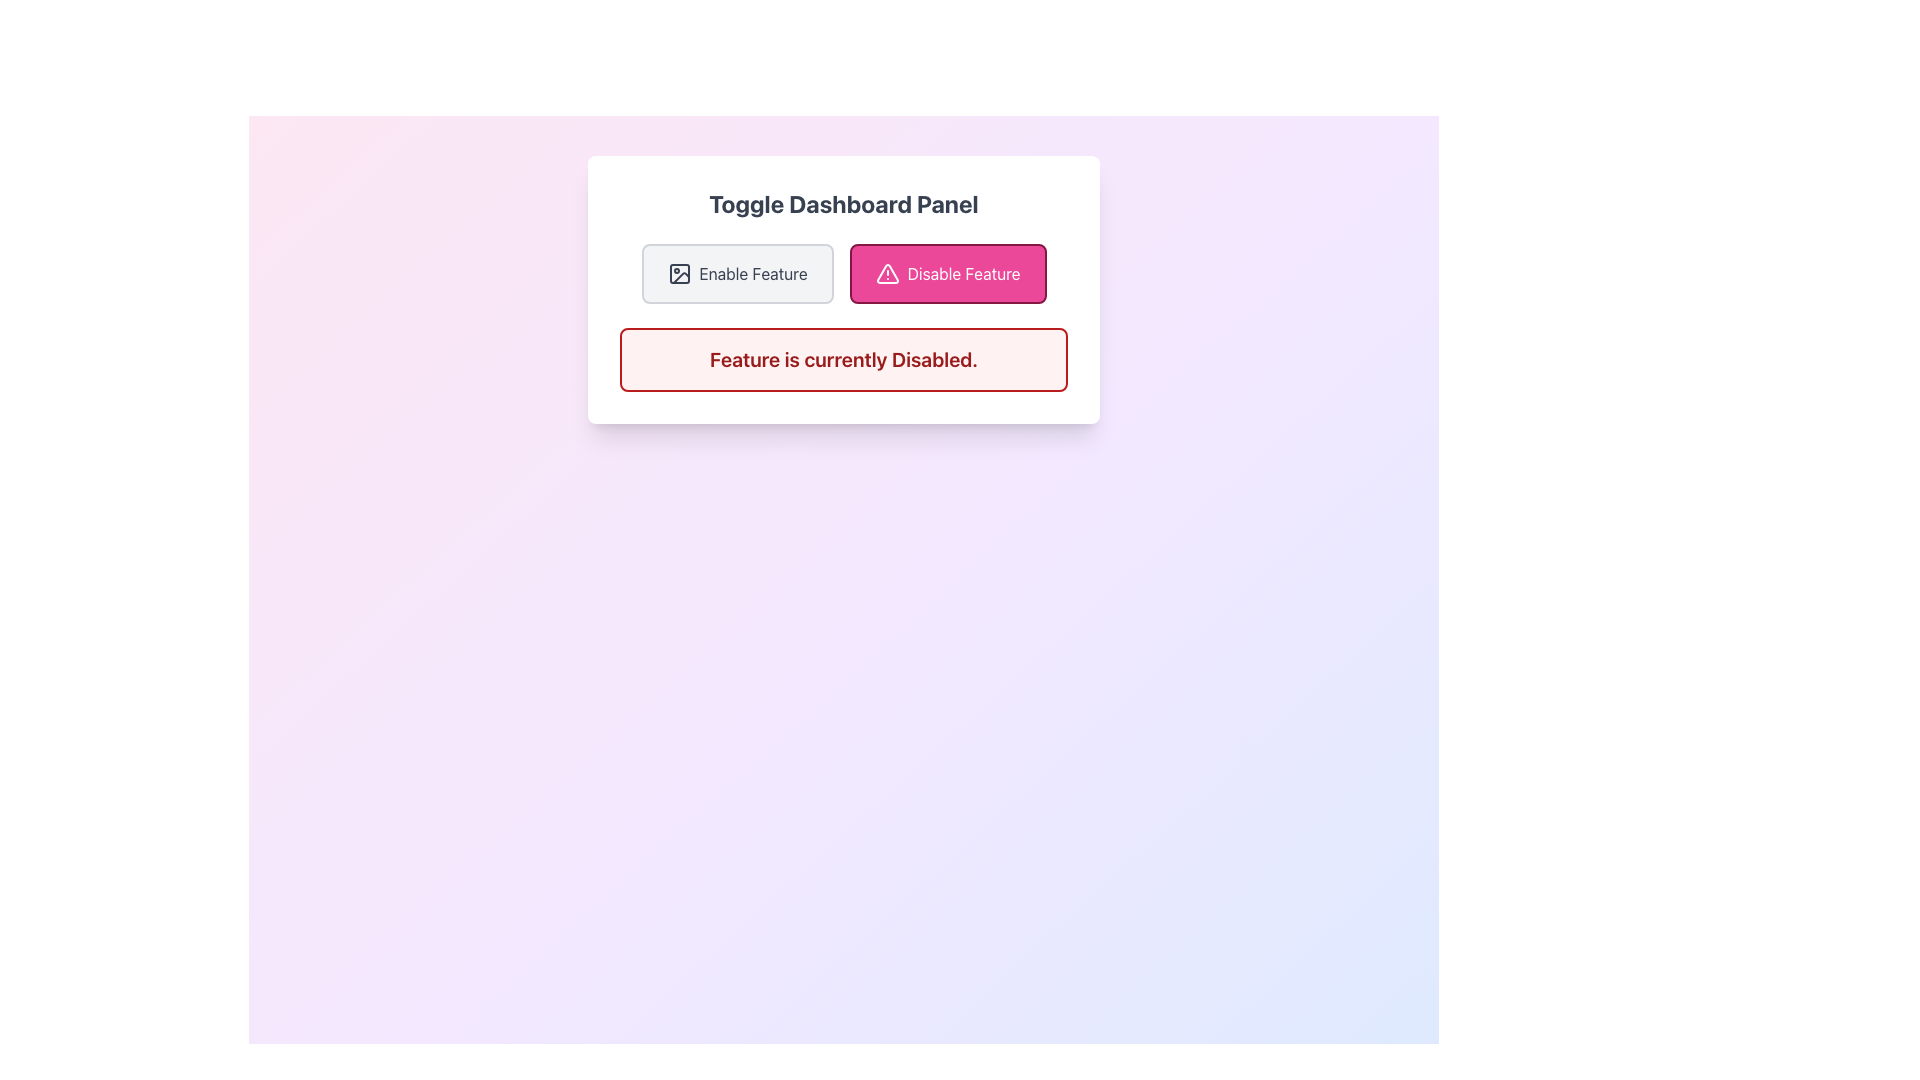  What do you see at coordinates (679, 273) in the screenshot?
I see `the decorative SVG rectangle that serves as the outermost part of the icon in the button to the left of the 'Enable Feature' text` at bounding box center [679, 273].